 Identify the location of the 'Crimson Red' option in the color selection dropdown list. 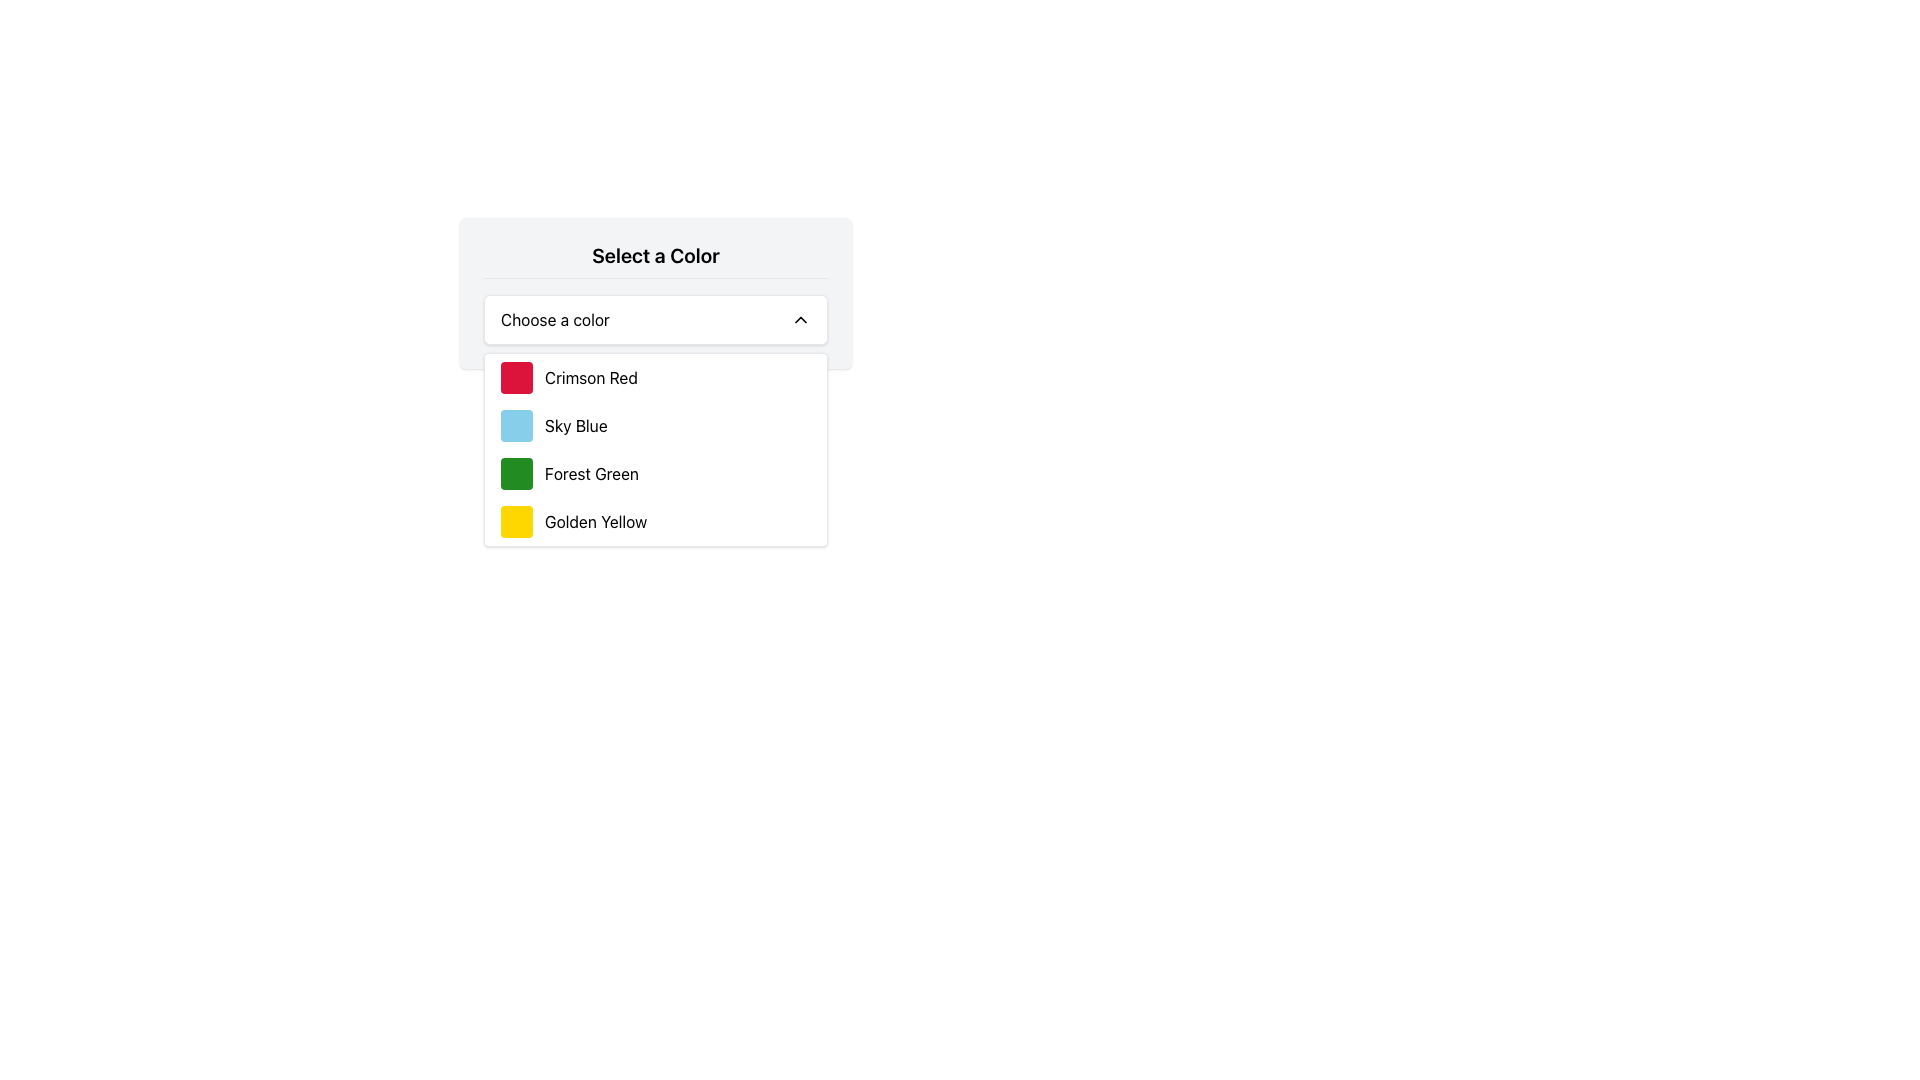
(656, 378).